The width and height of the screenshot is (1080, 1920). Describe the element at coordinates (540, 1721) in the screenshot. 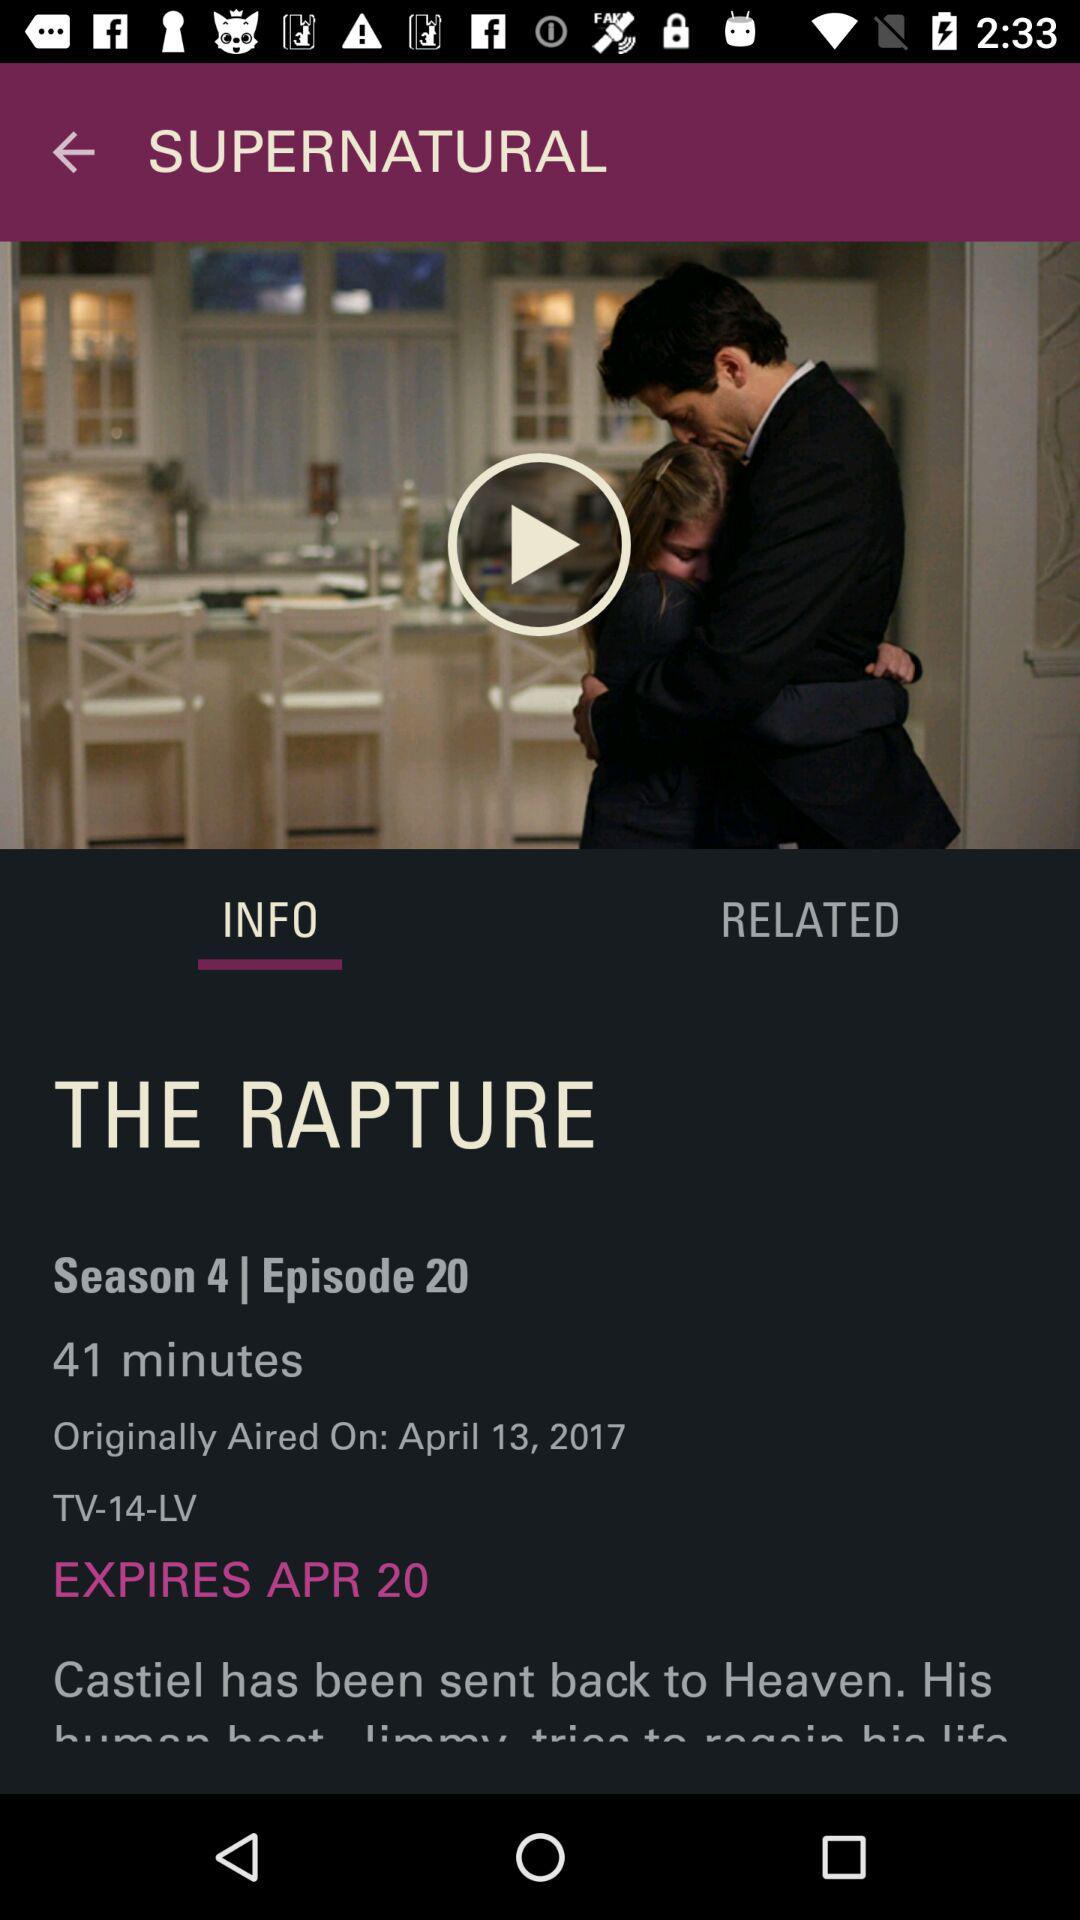

I see `castiel has been item` at that location.